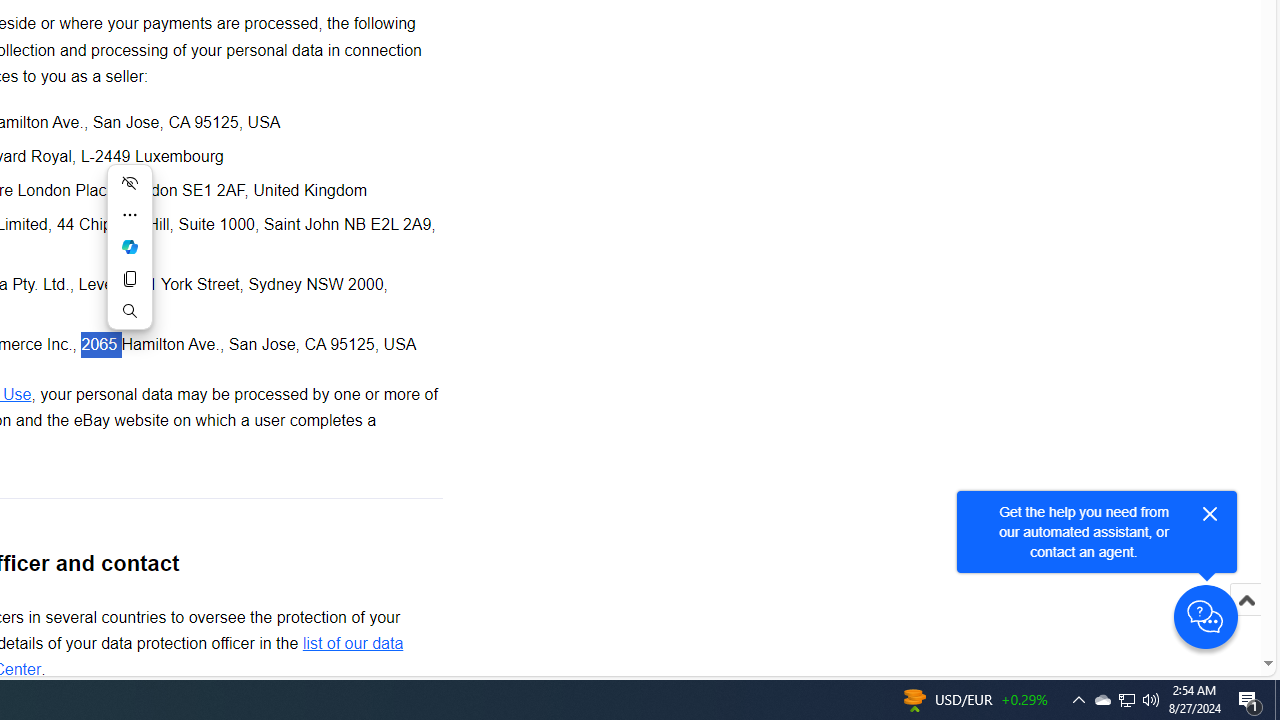 Image resolution: width=1280 pixels, height=720 pixels. I want to click on 'Scroll to top', so click(1245, 620).